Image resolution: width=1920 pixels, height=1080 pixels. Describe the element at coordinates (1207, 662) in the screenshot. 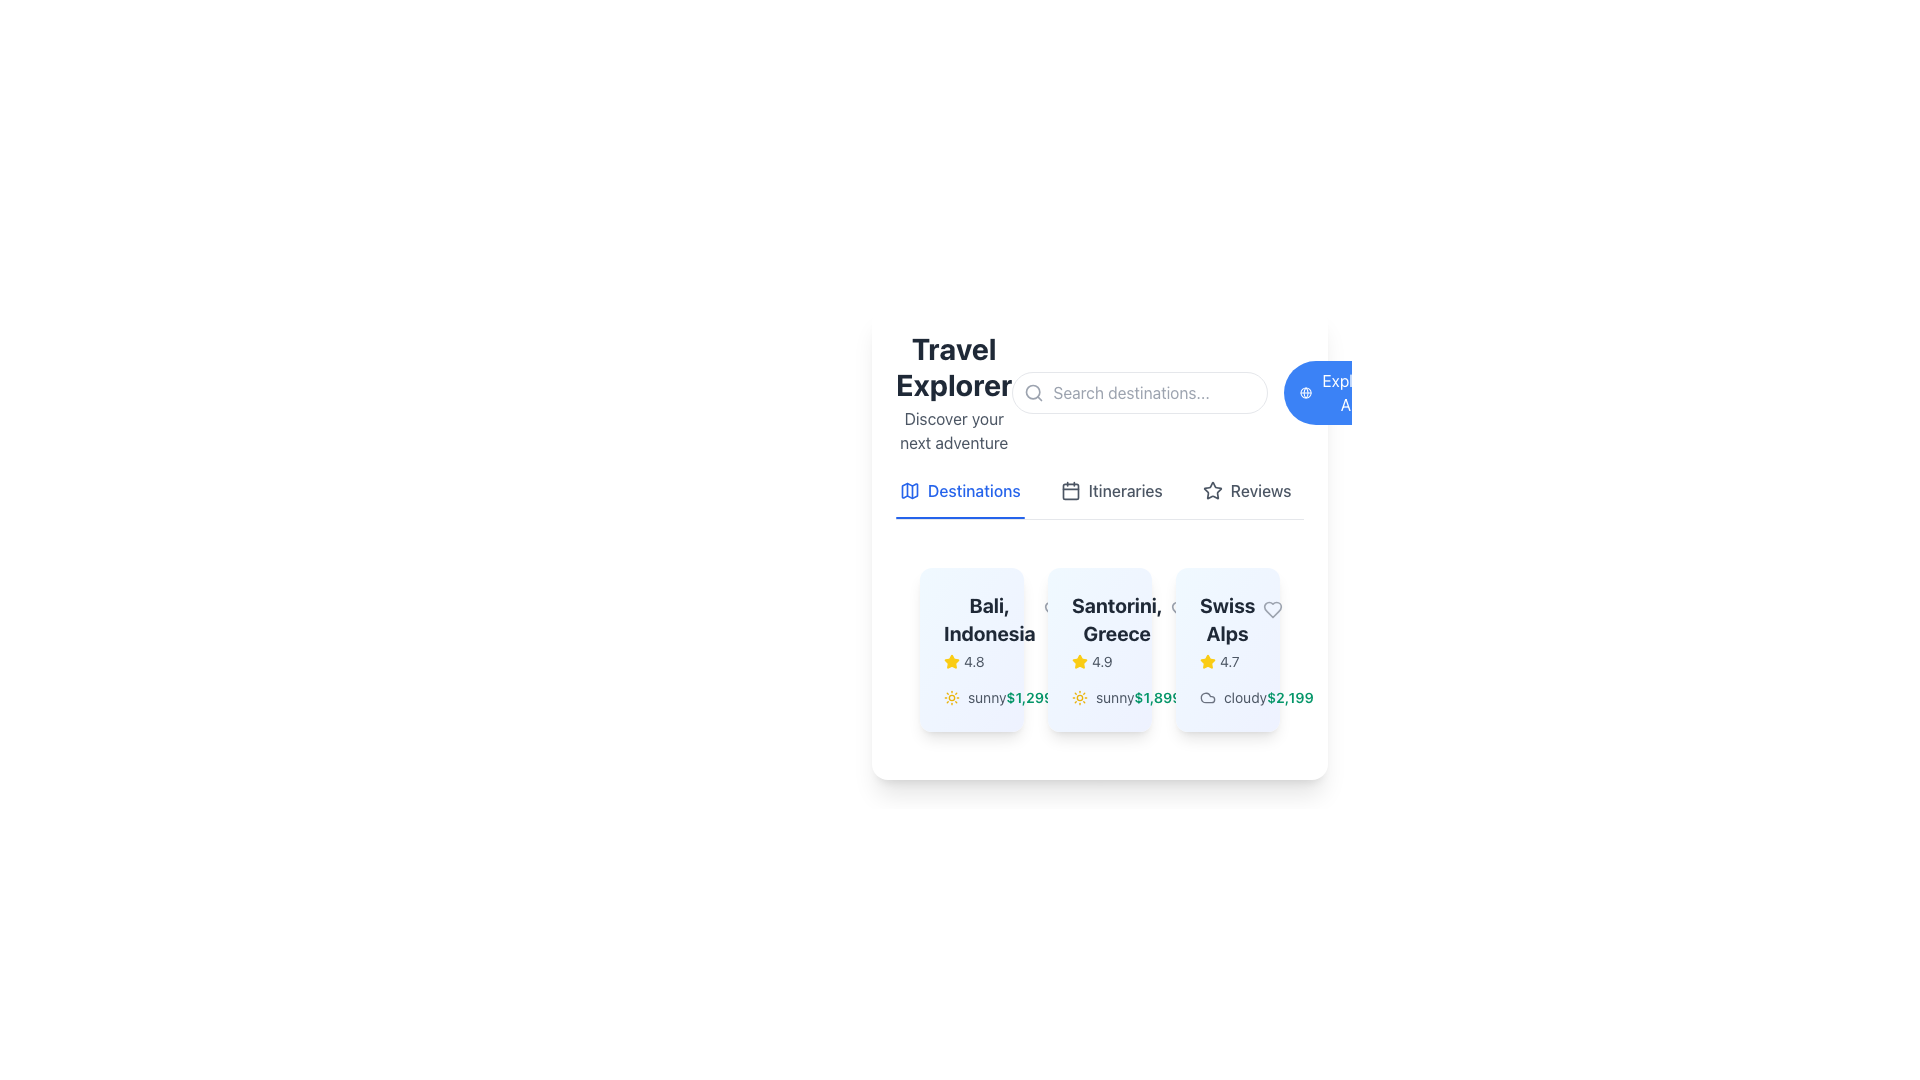

I see `the star rating icon that visually represents a high rating of 4.7, located in the middle card titled 'Swiss Alps'` at that location.